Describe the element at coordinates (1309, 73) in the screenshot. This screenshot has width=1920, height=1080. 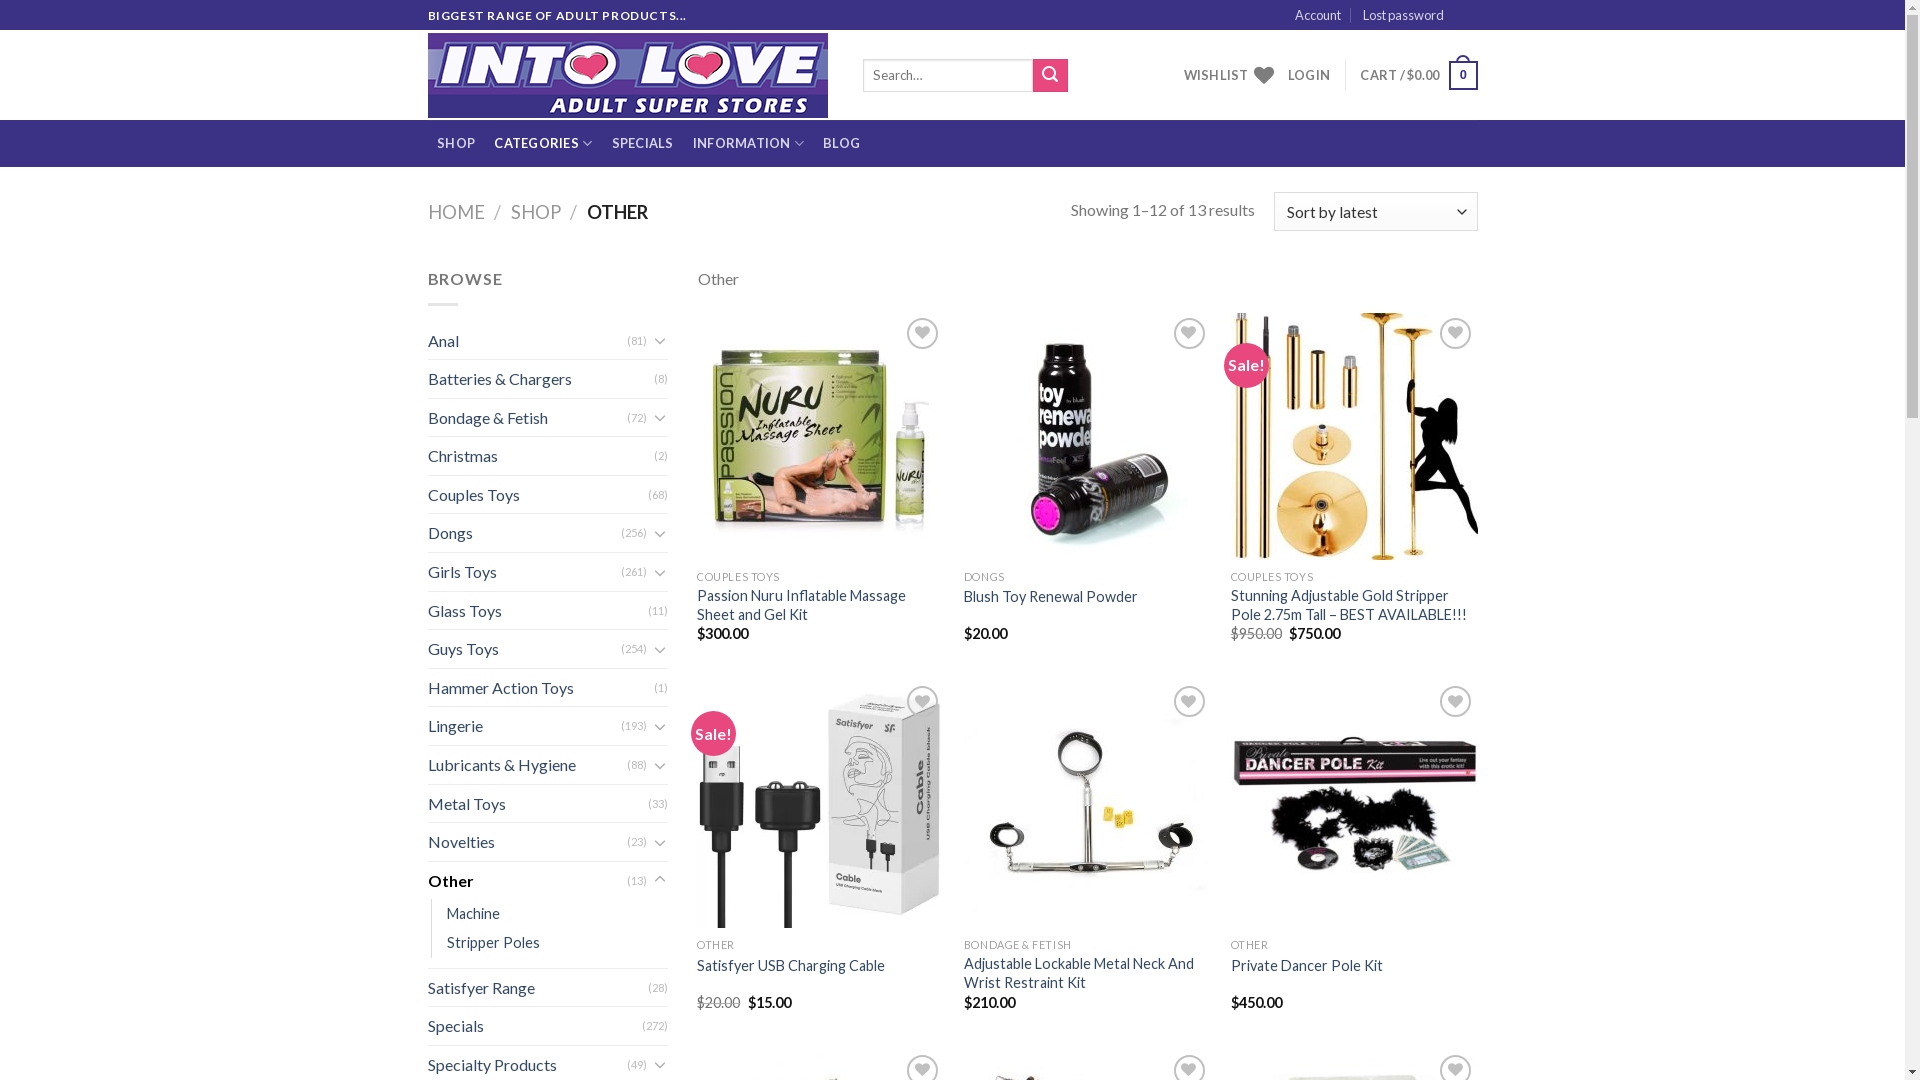
I see `'LOGIN'` at that location.